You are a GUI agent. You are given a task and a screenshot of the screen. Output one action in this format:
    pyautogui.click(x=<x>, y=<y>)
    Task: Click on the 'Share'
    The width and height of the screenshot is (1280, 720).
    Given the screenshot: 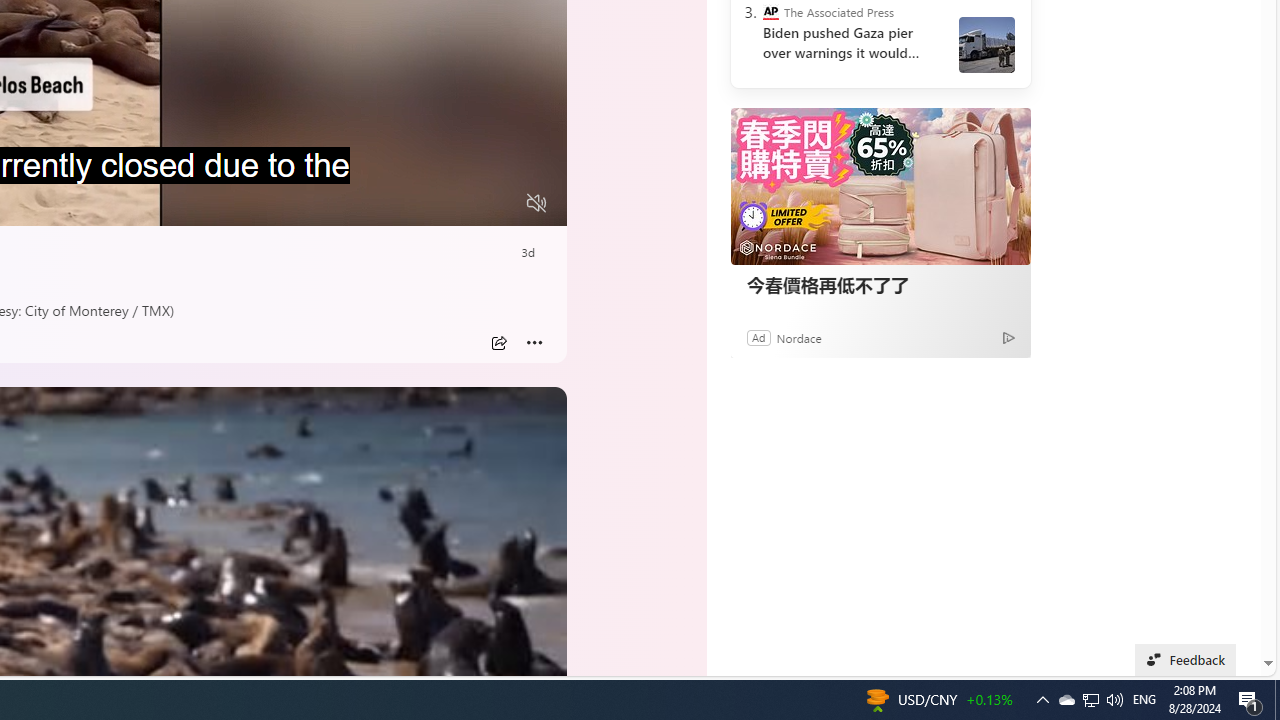 What is the action you would take?
    pyautogui.click(x=498, y=342)
    